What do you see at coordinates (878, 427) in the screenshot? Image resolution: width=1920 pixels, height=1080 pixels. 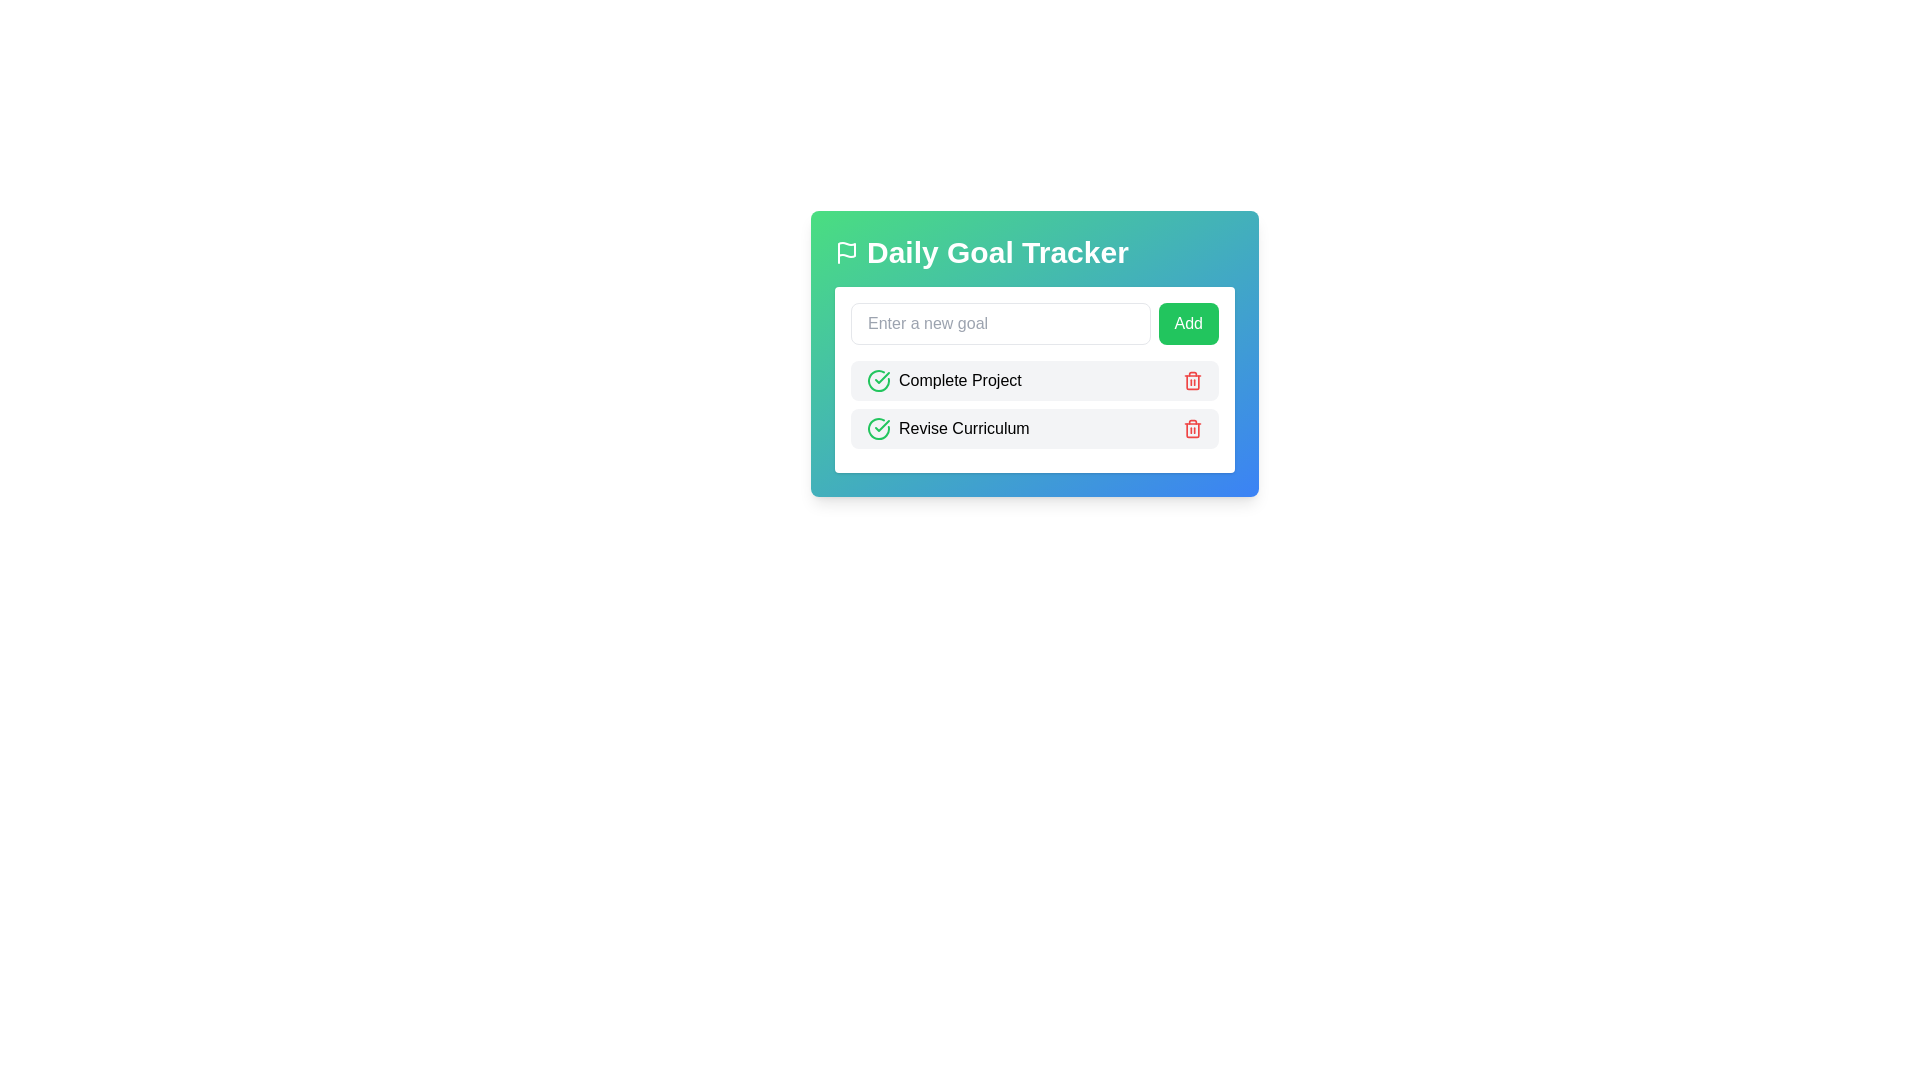 I see `the green circular icon with a checkmark, located to the left of the 'Revise Curriculum' text in the 'Daily Goal Tracker' interface` at bounding box center [878, 427].